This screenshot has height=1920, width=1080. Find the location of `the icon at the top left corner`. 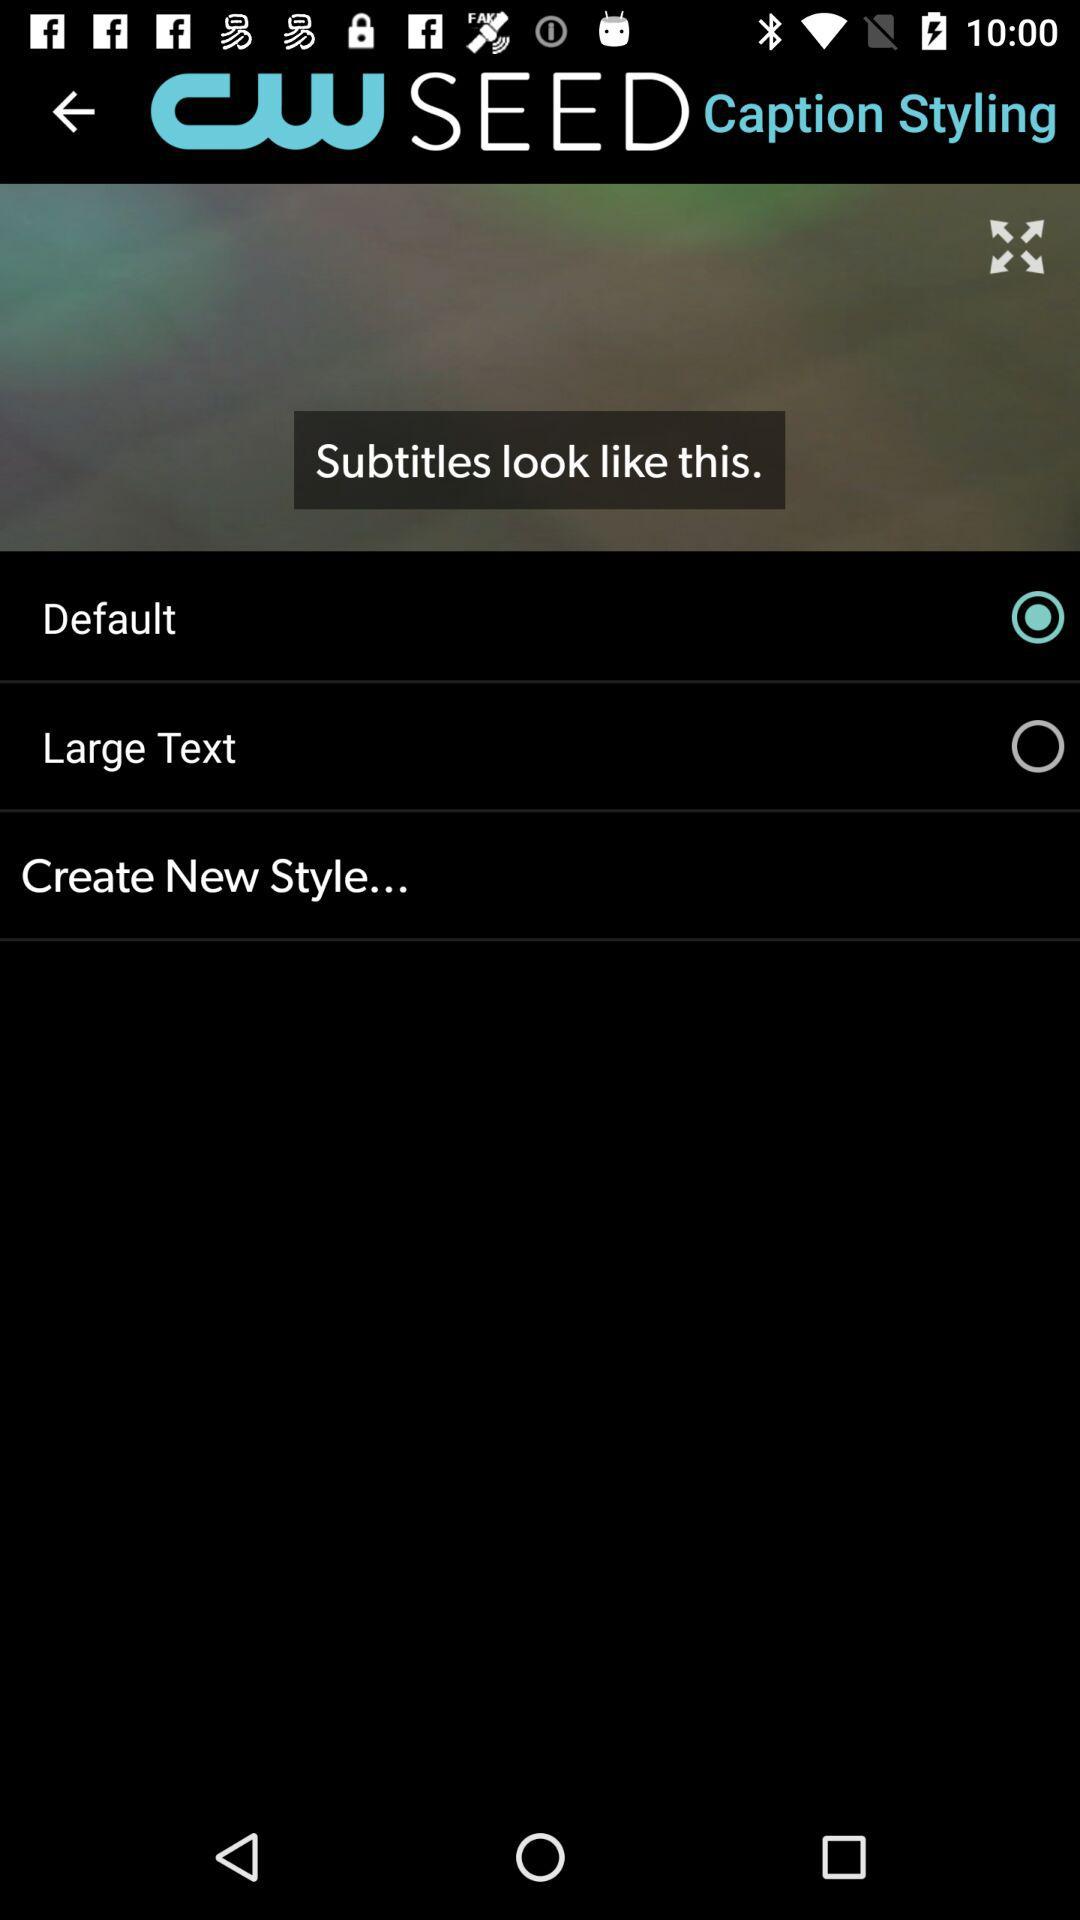

the icon at the top left corner is located at coordinates (72, 110).